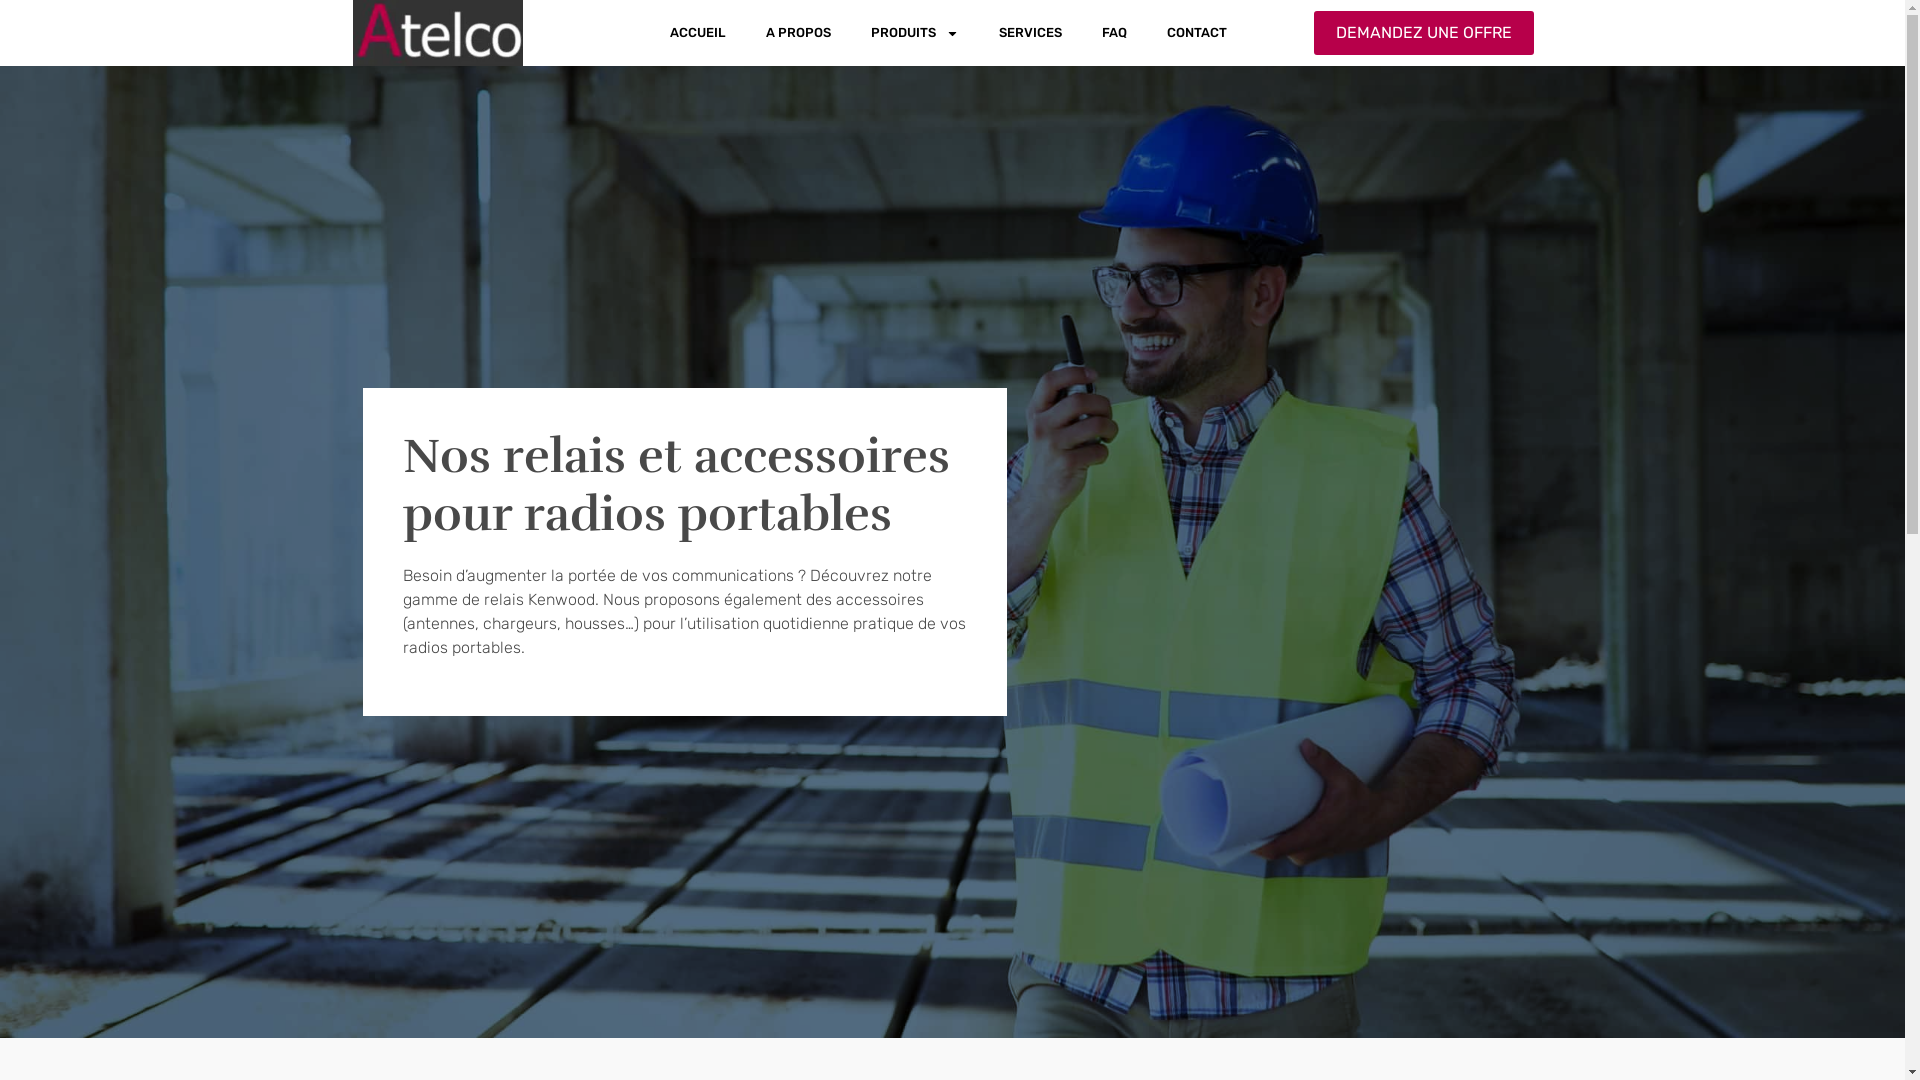 This screenshot has height=1080, width=1920. I want to click on 'DEMANDEZ UNE OFFRE', so click(1314, 33).